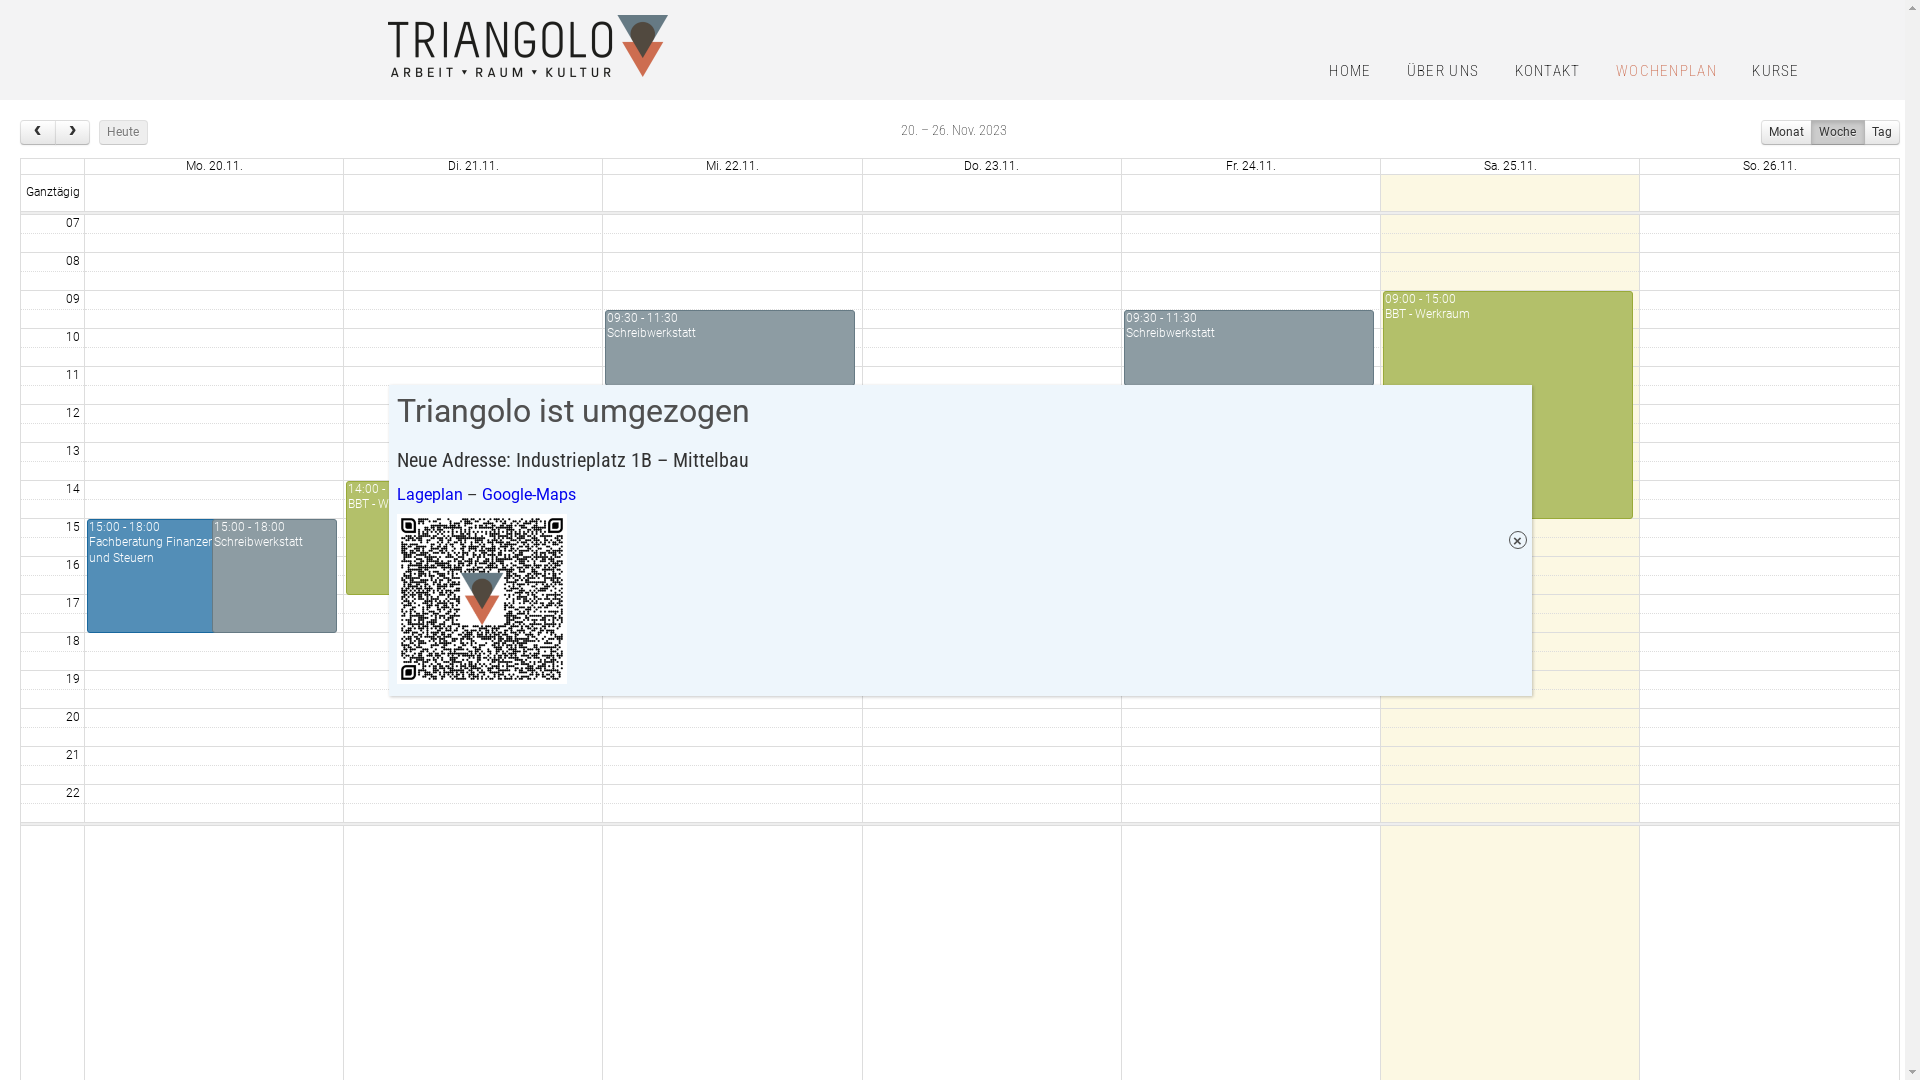 Image resolution: width=1920 pixels, height=1080 pixels. What do you see at coordinates (427, 493) in the screenshot?
I see `'Lageplan'` at bounding box center [427, 493].